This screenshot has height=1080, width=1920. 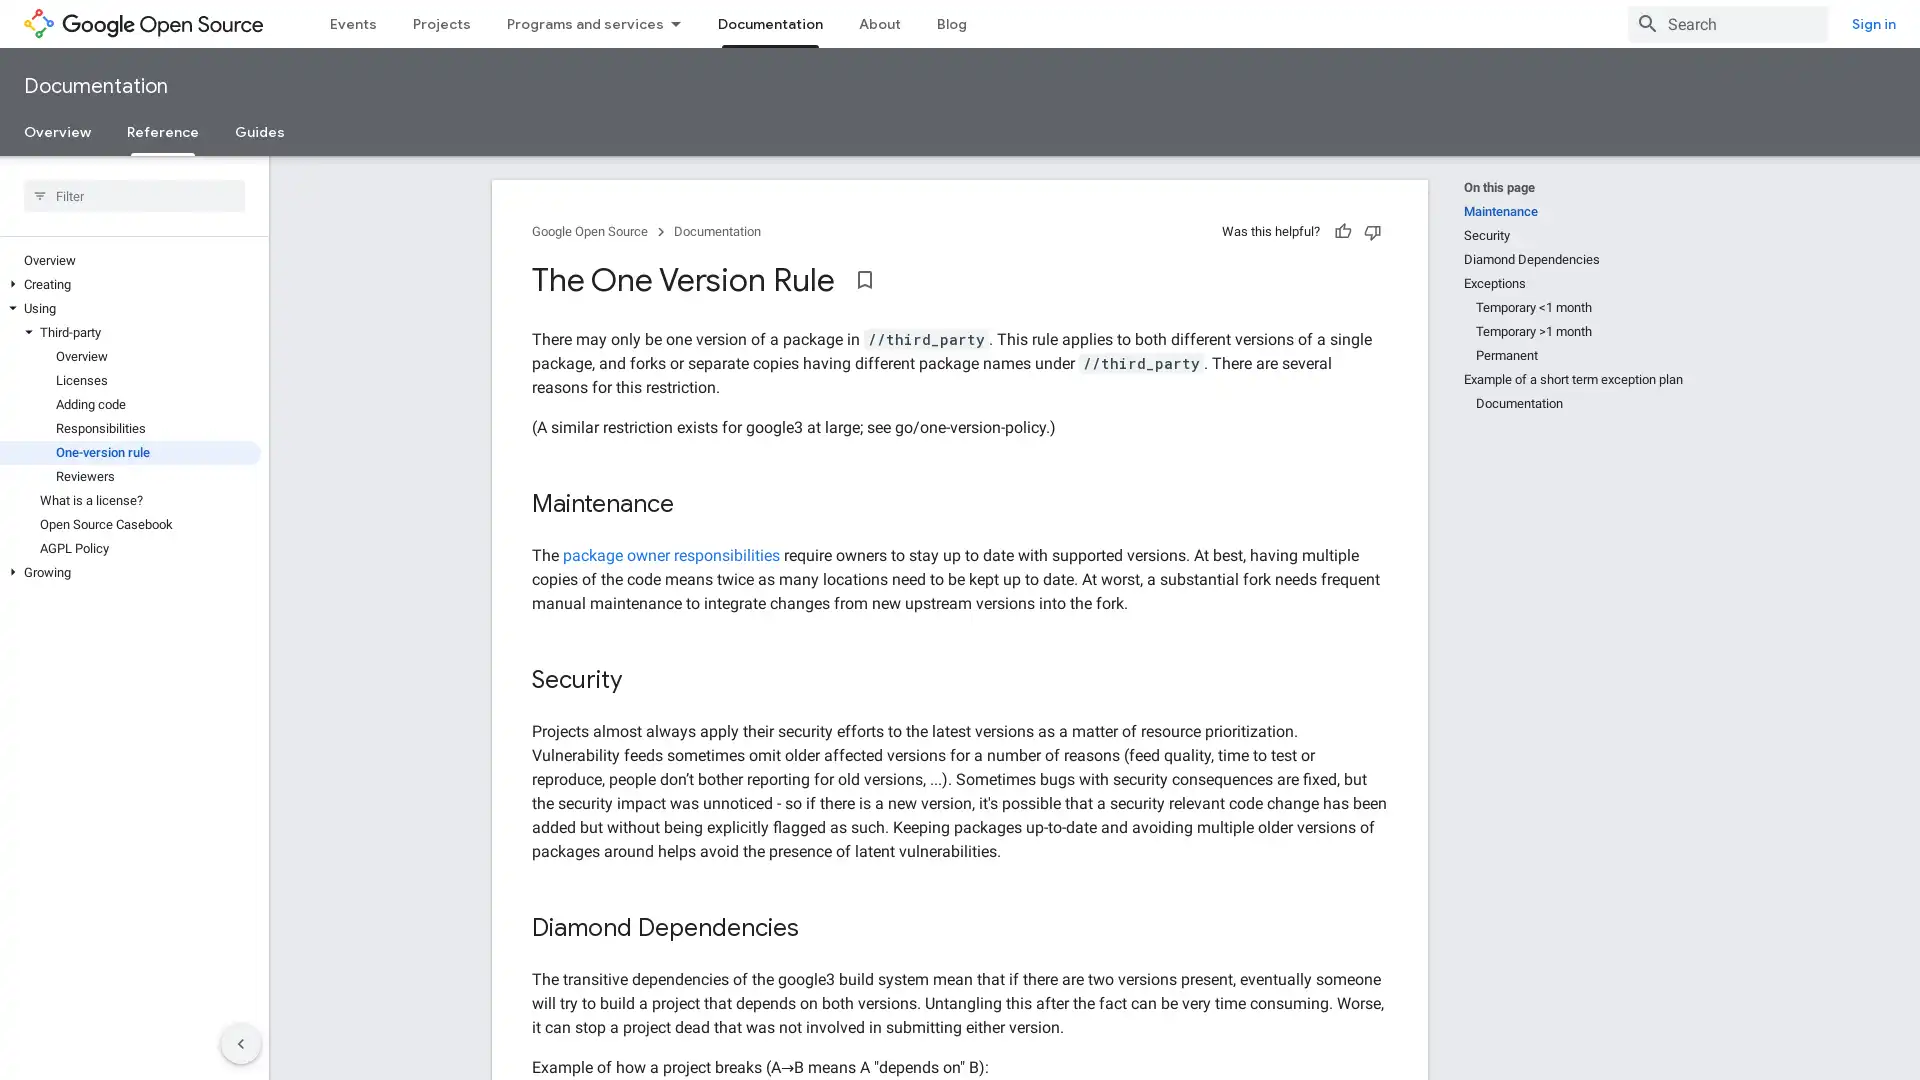 What do you see at coordinates (694, 504) in the screenshot?
I see `Copy link to this section: Maintenance` at bounding box center [694, 504].